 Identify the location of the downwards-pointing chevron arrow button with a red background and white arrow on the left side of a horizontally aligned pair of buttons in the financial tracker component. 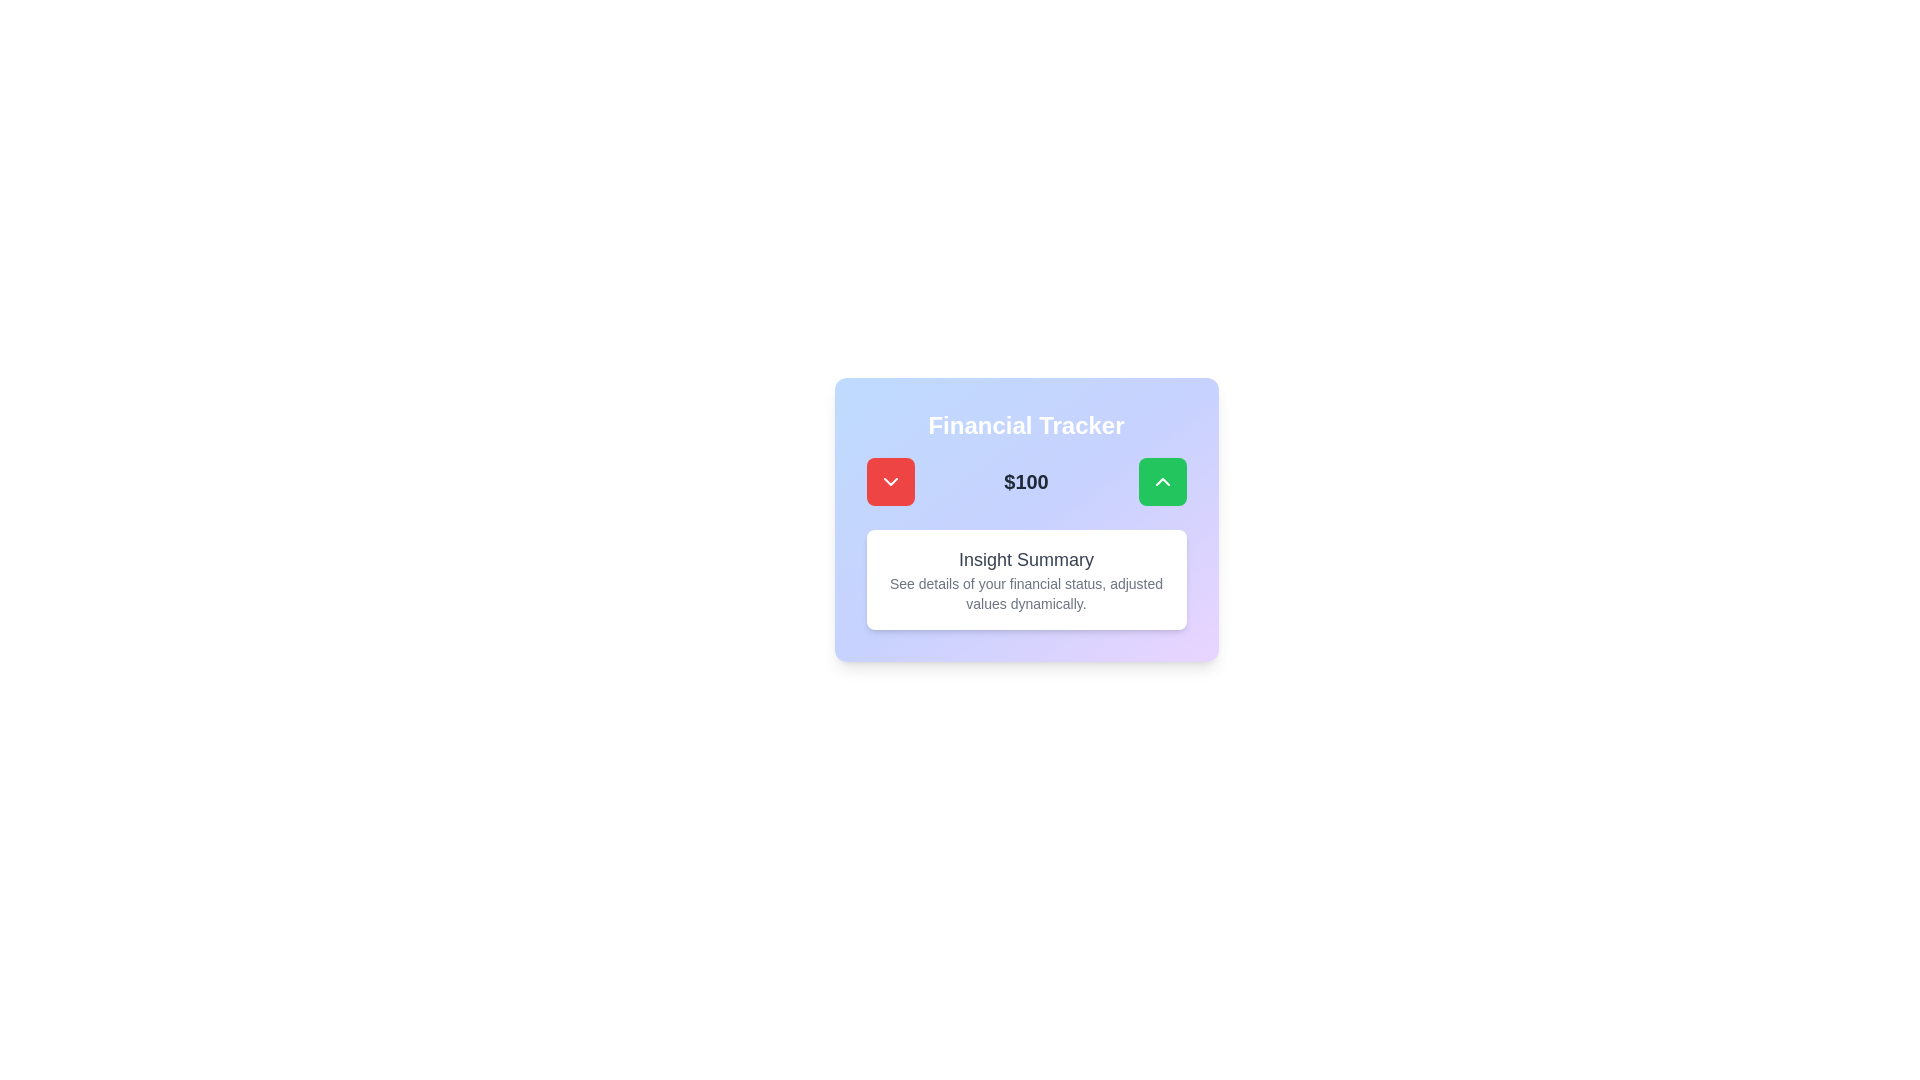
(889, 482).